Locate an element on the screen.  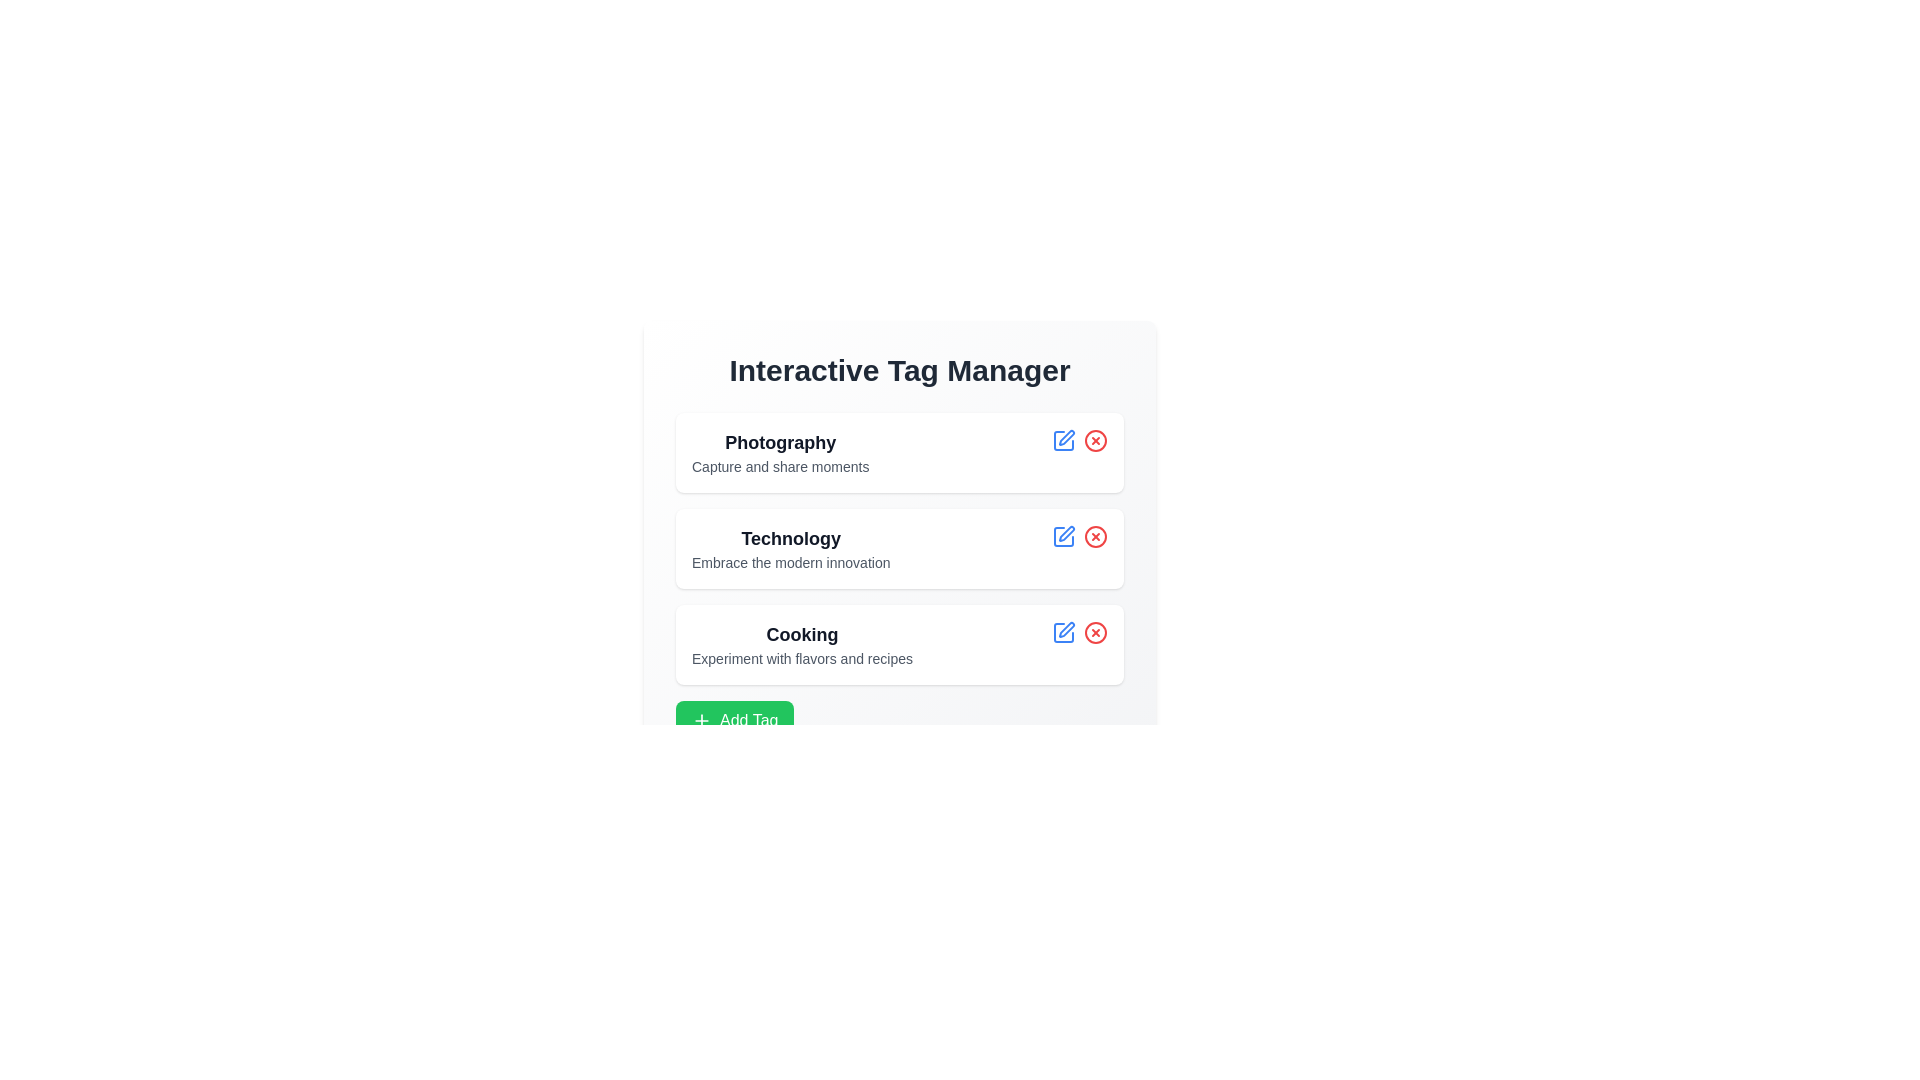
the text label displaying 'Capture and share moments' located directly beneath the 'Photography' heading is located at coordinates (779, 466).